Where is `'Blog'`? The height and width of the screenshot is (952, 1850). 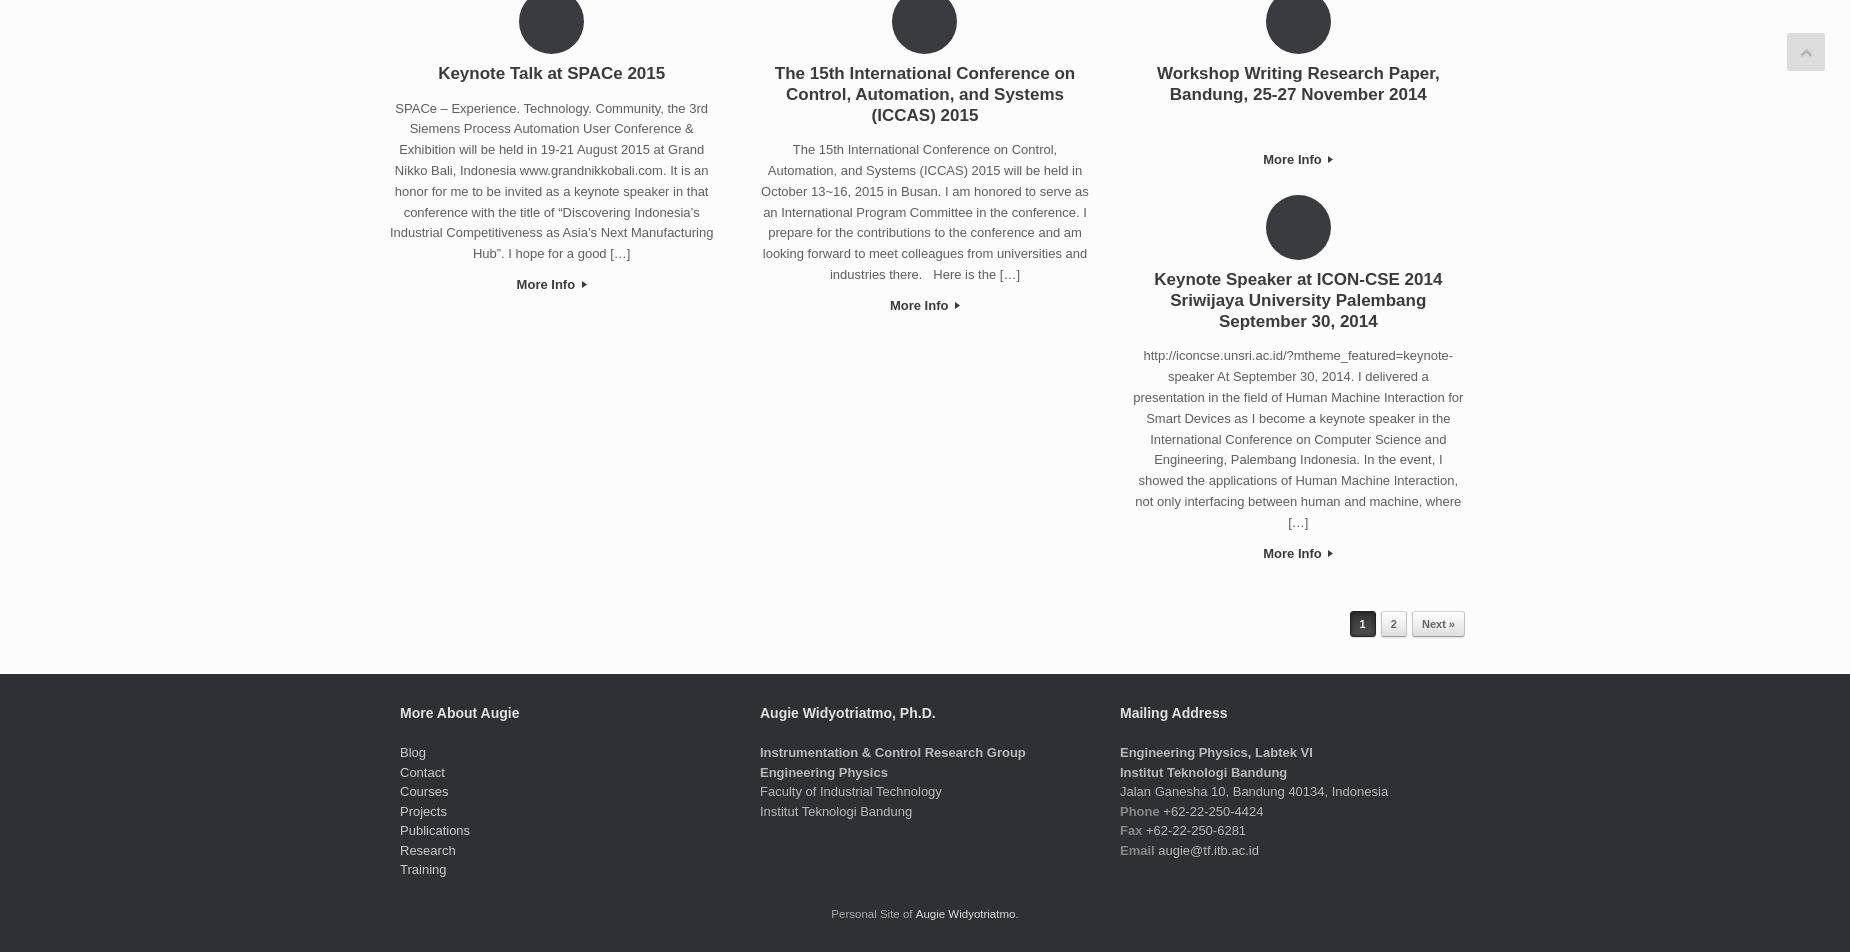 'Blog' is located at coordinates (411, 752).